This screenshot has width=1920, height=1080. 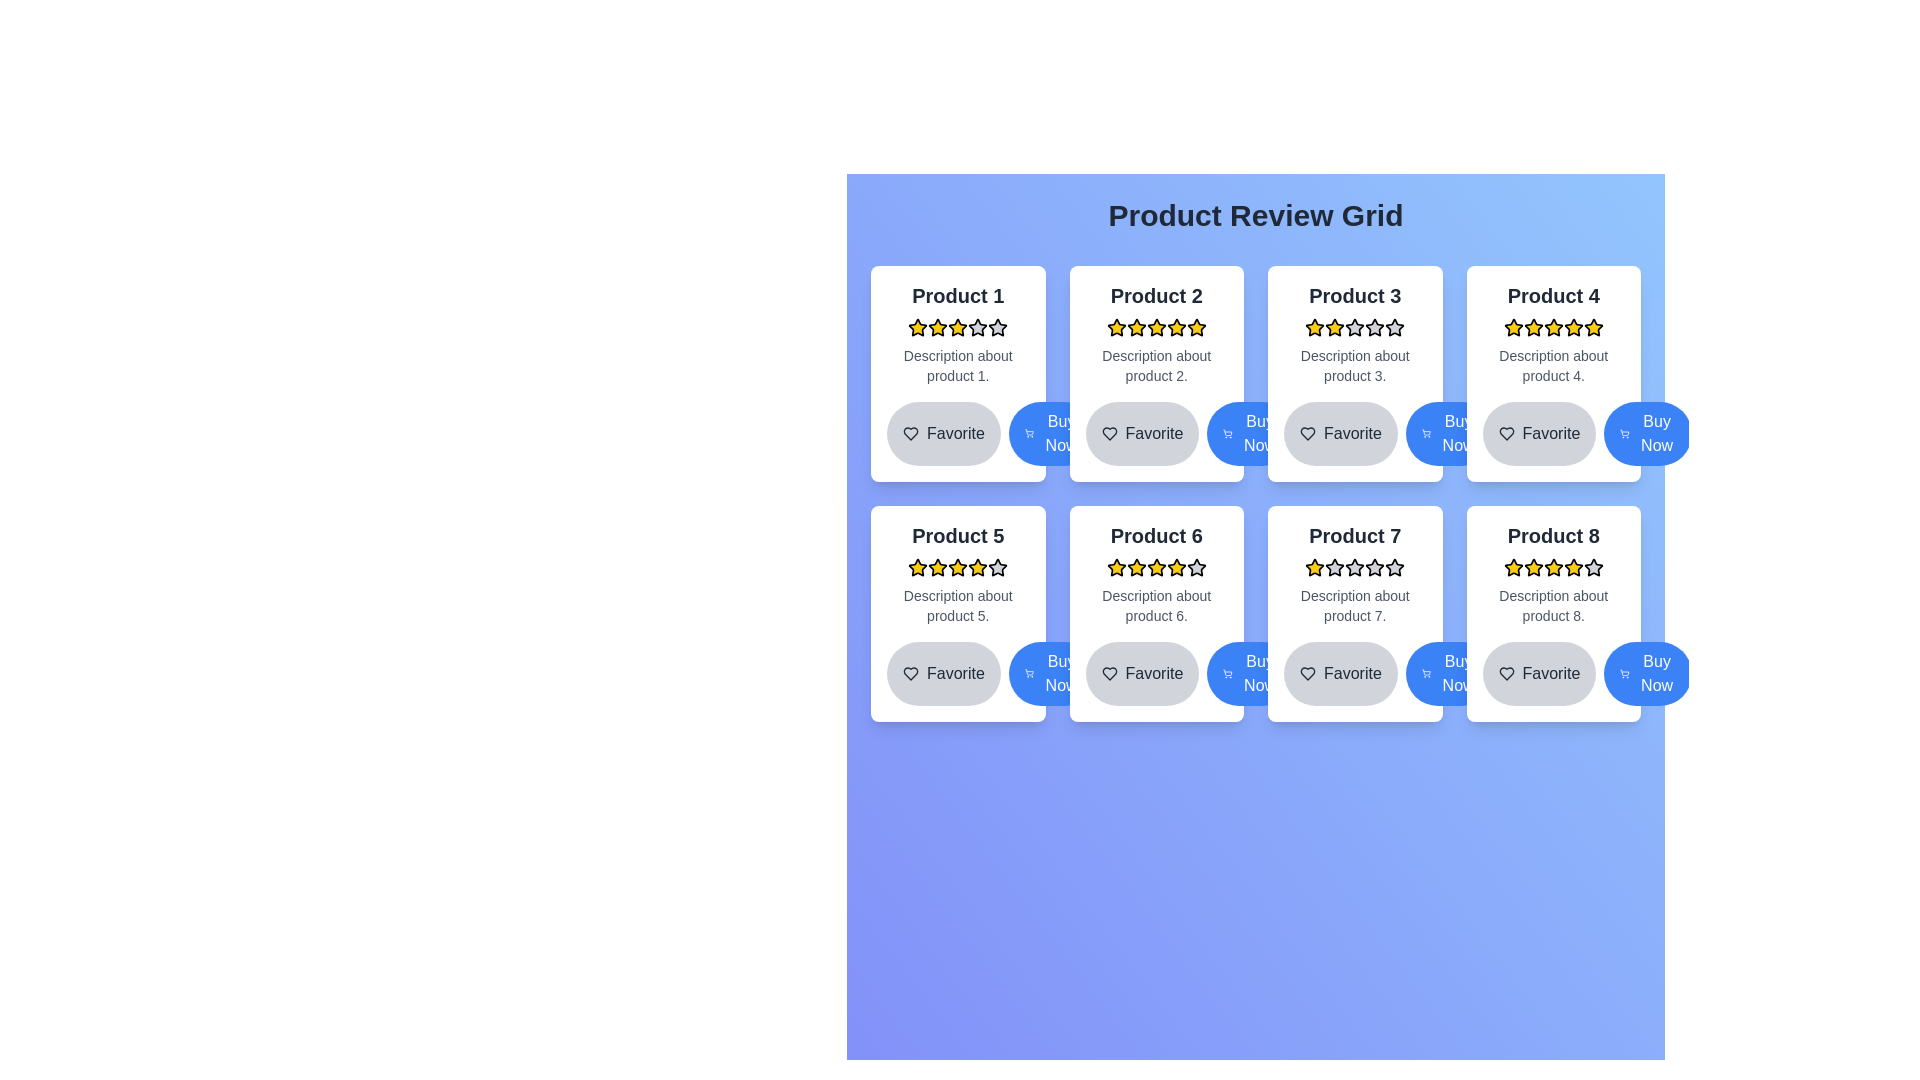 I want to click on the fourth yellow star icon in the rating system for 'Product 5' via assistive devices, so click(x=978, y=567).